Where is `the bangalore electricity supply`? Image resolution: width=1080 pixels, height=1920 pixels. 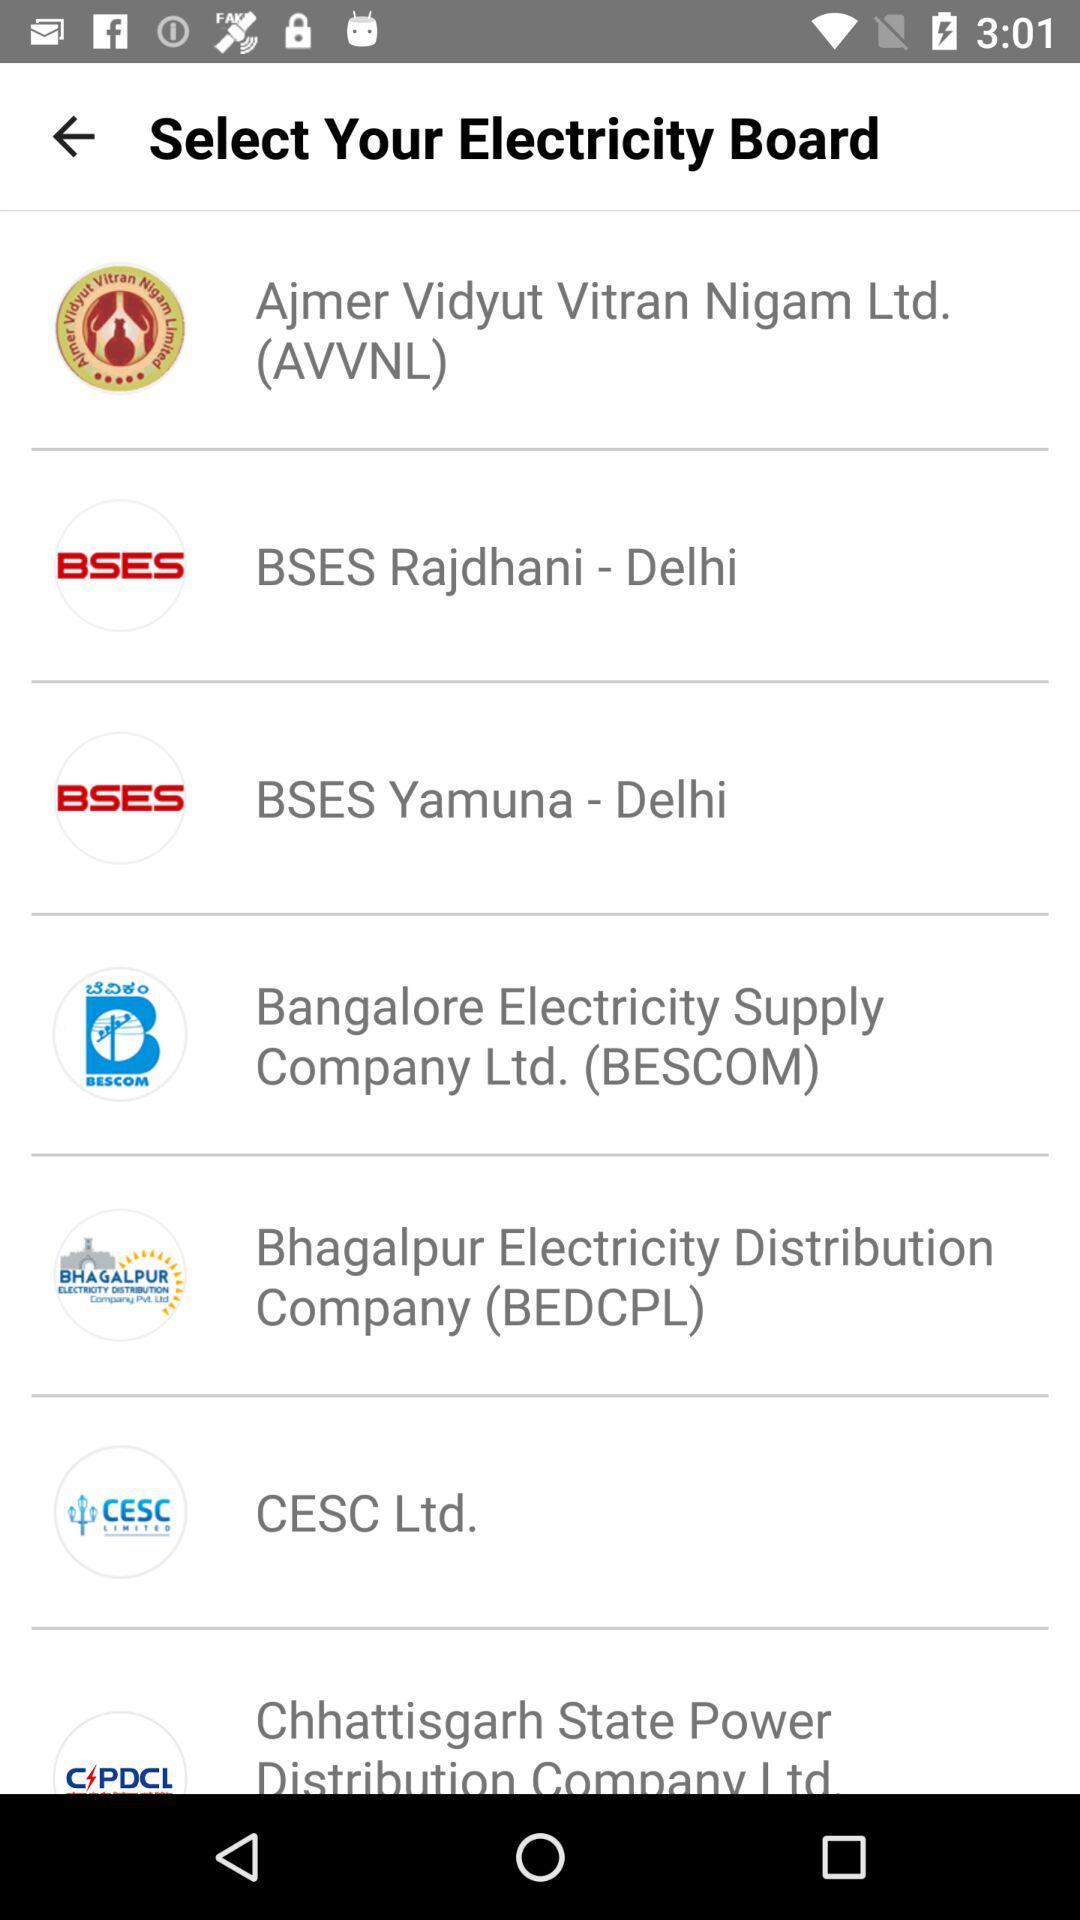 the bangalore electricity supply is located at coordinates (606, 1034).